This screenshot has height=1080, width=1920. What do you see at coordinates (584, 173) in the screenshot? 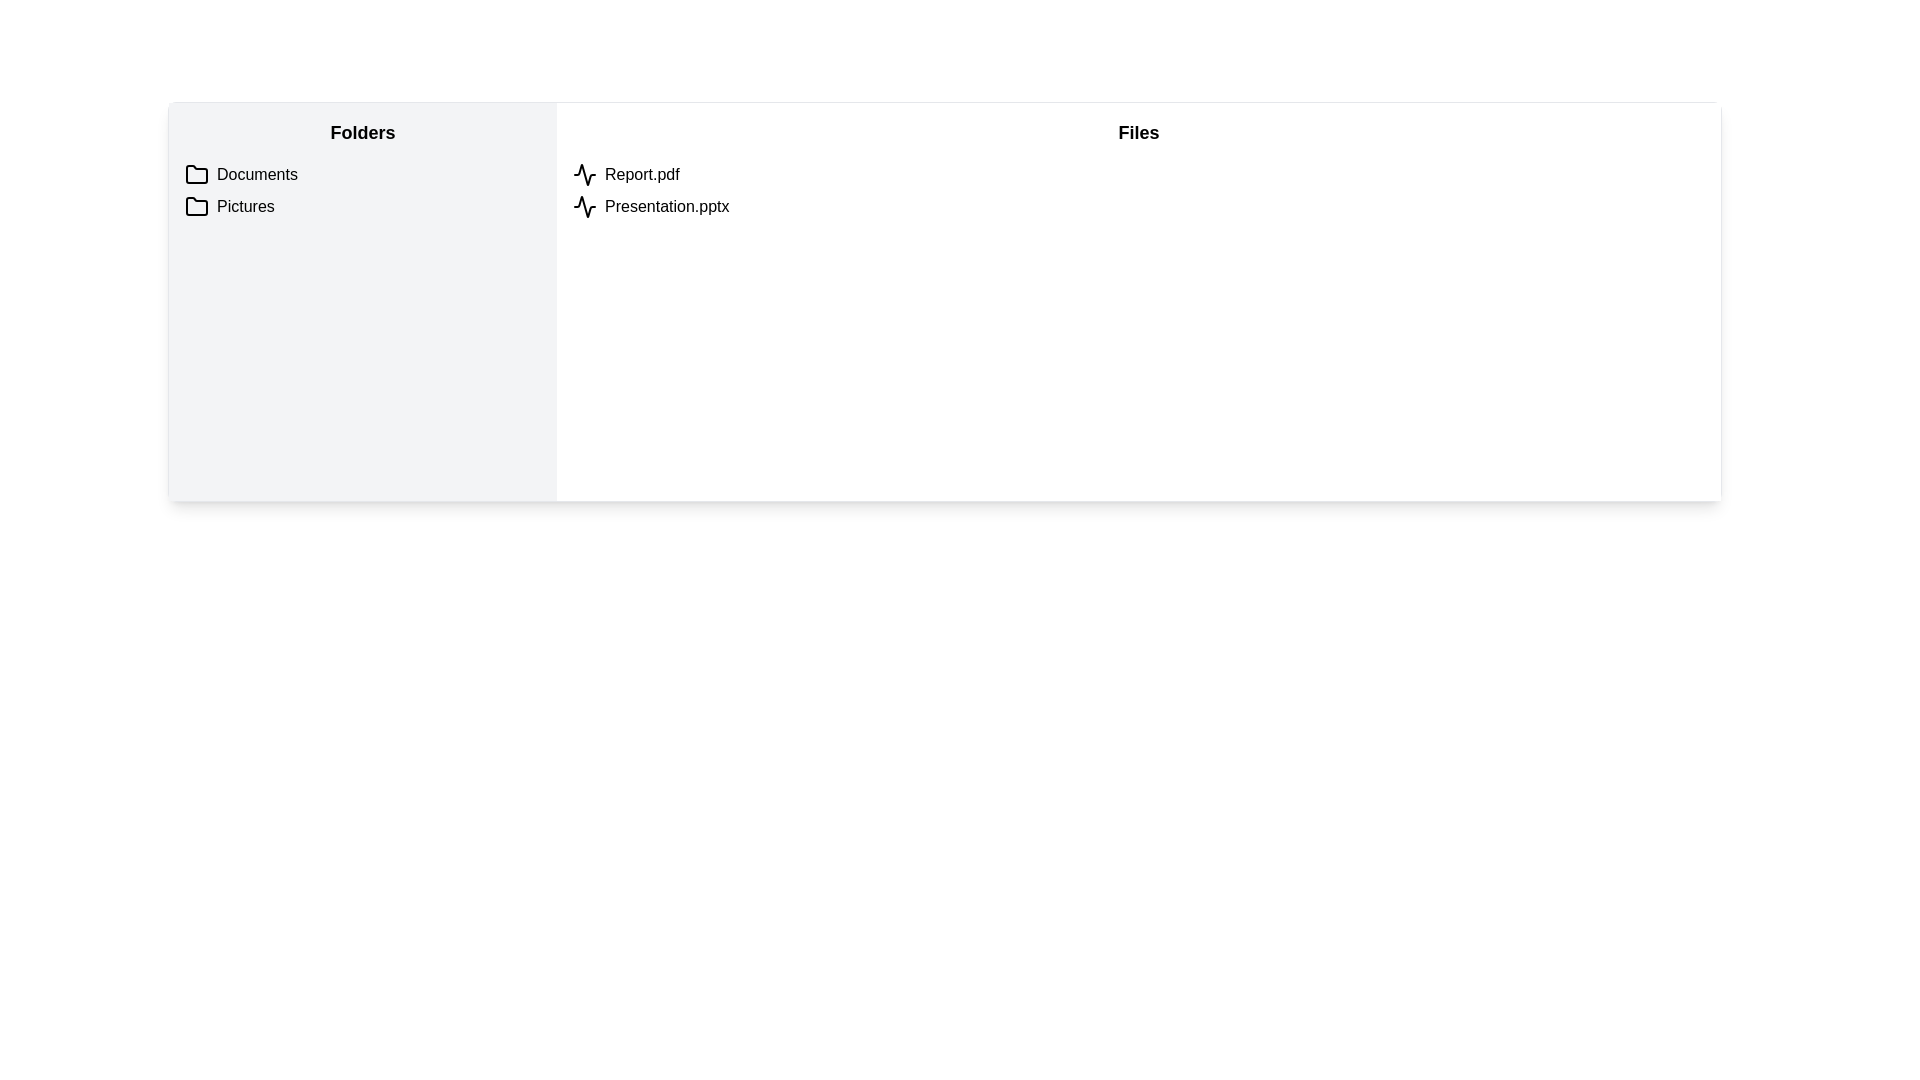
I see `the icon representing the file 'Report.pdf' located in the 'Files' section, positioned at the top of the file list` at bounding box center [584, 173].